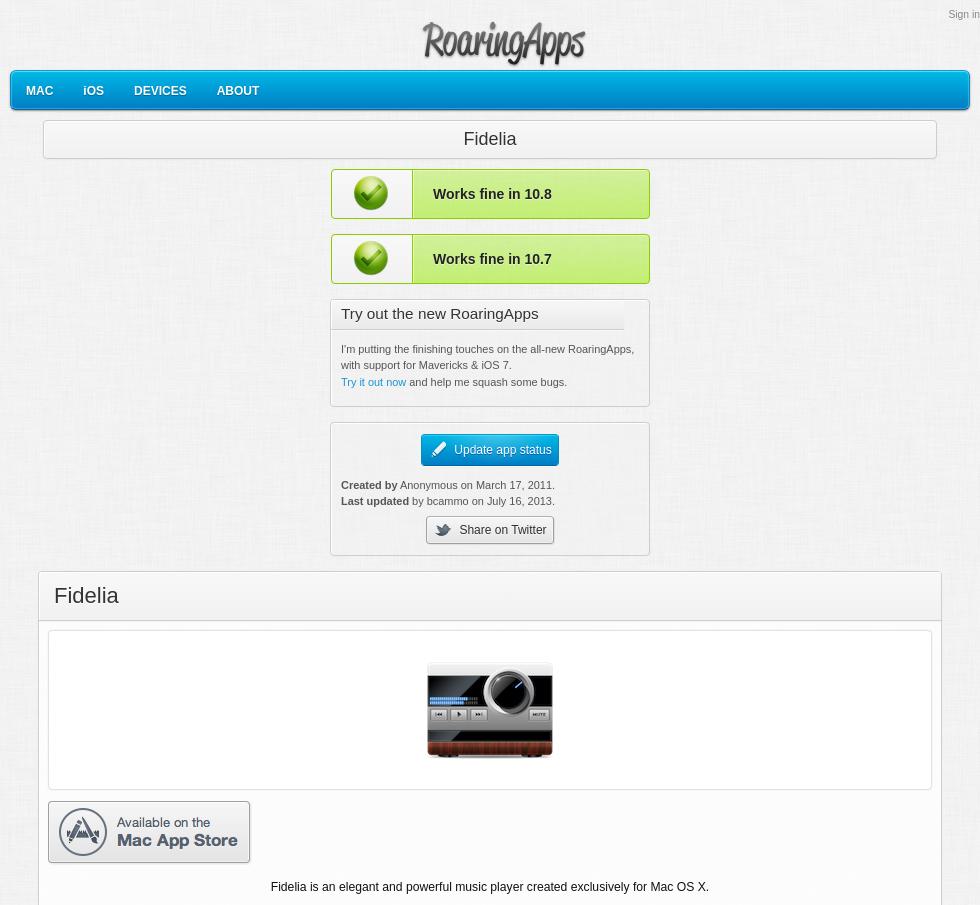  I want to click on 'Try it out now', so click(373, 381).